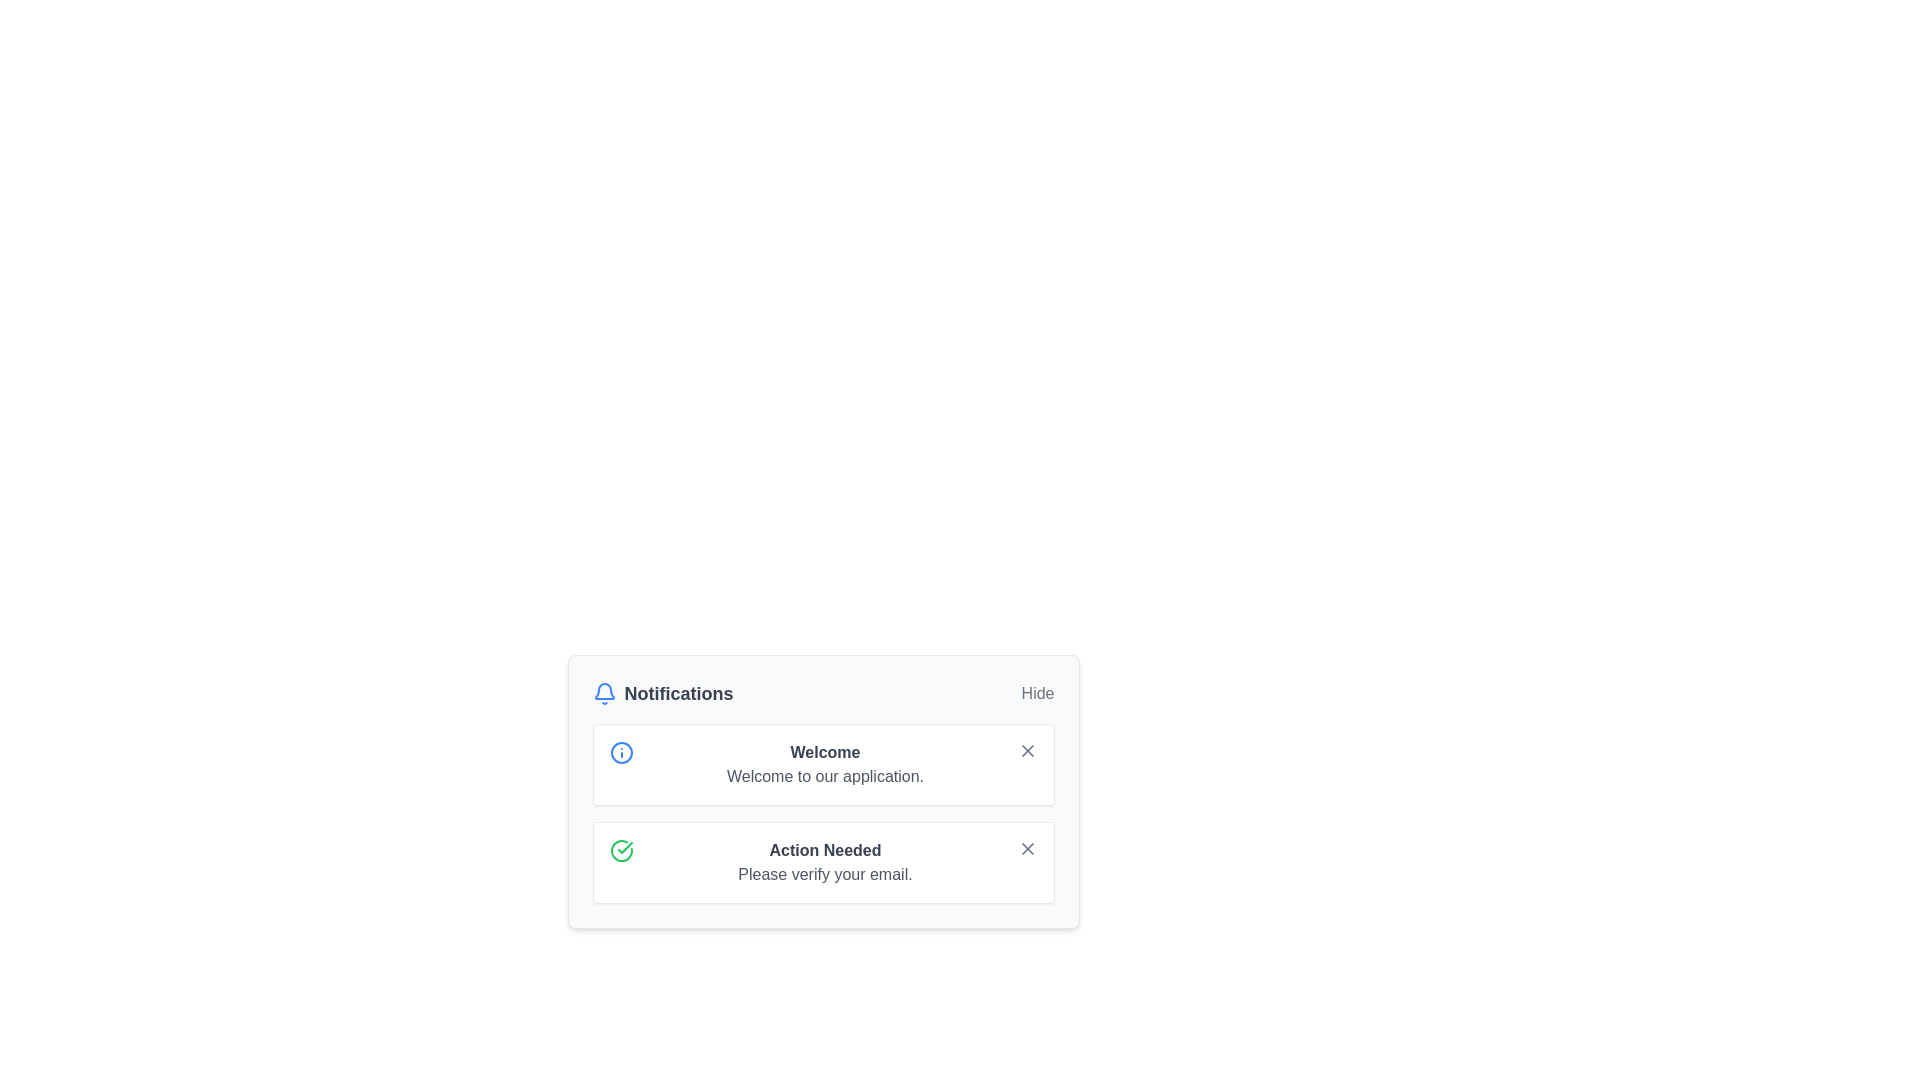  Describe the element at coordinates (623, 848) in the screenshot. I see `the green check mark graphic within the SVG element, which indicates success in the second notification item labeled 'Action Needed'` at that location.